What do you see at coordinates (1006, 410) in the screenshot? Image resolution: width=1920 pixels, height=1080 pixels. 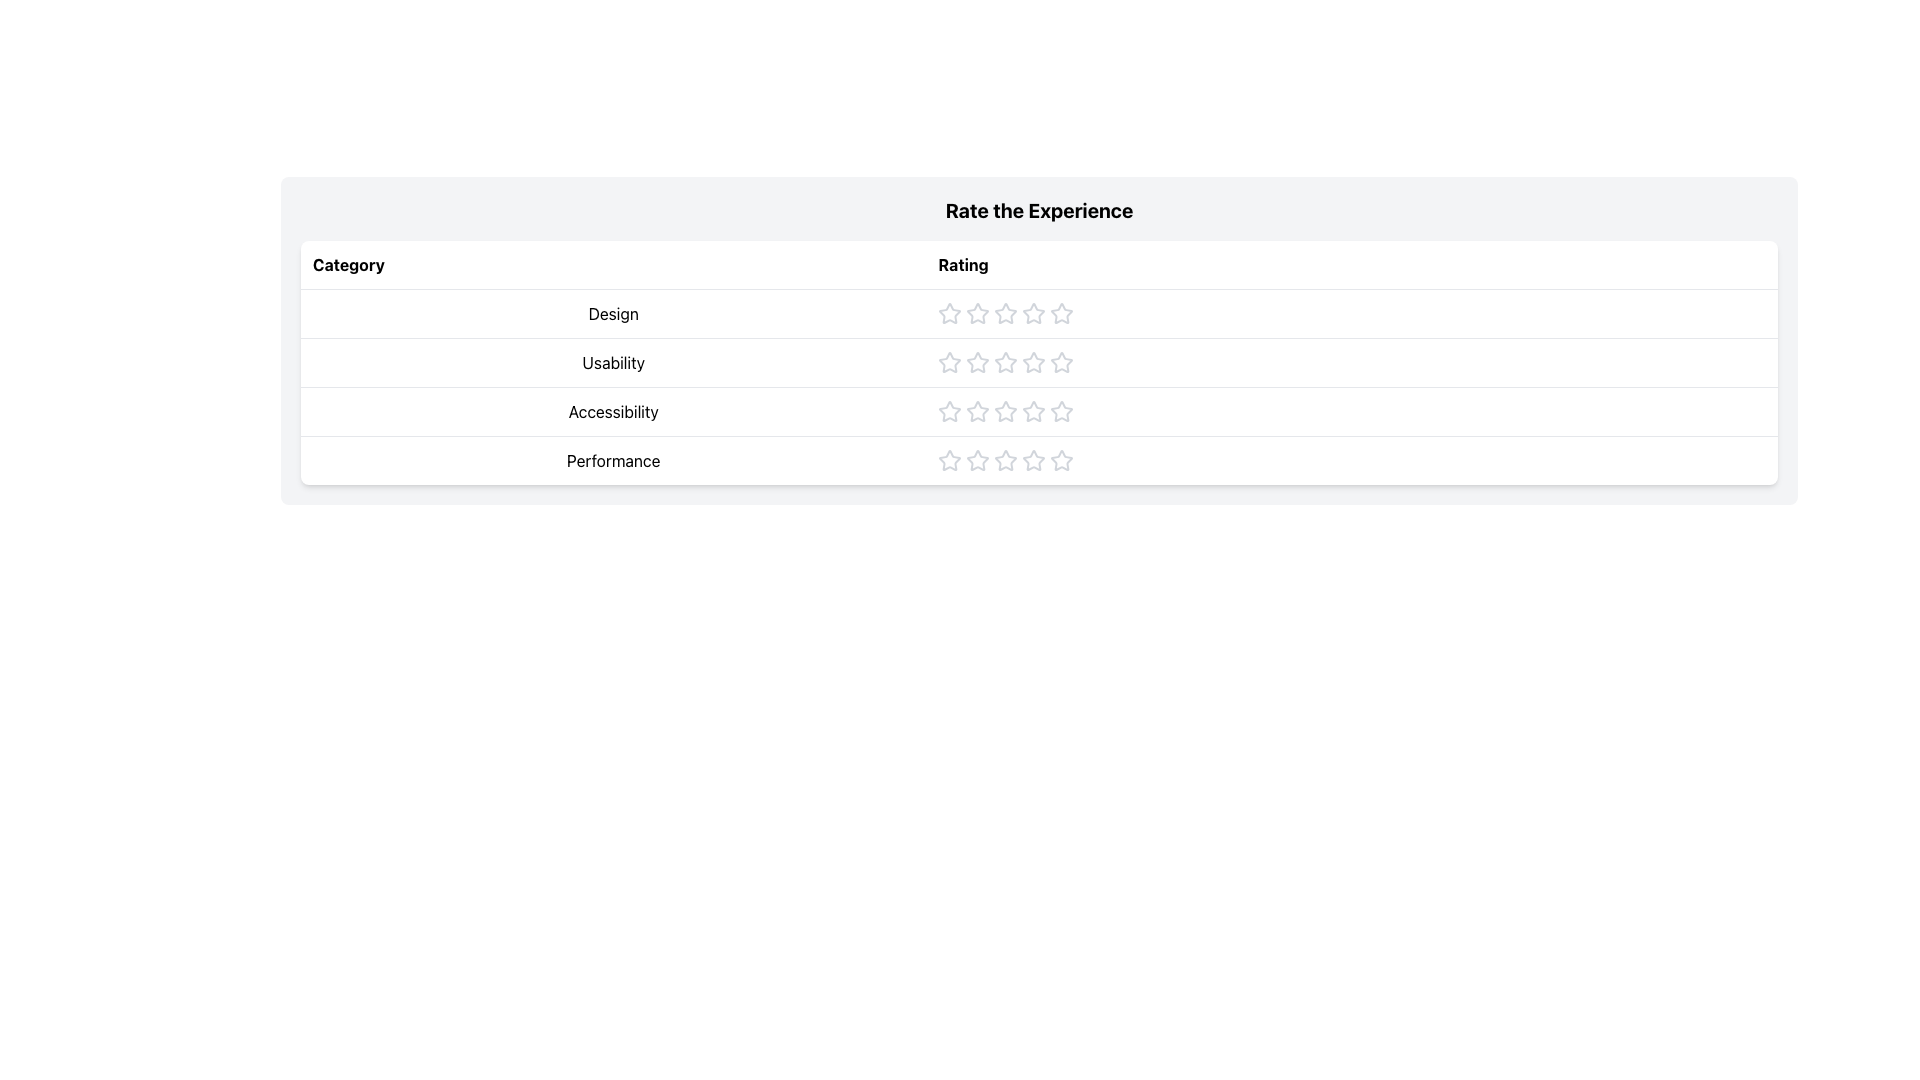 I see `the third star-shaped rating icon in the Accessibility category to set the rating` at bounding box center [1006, 410].